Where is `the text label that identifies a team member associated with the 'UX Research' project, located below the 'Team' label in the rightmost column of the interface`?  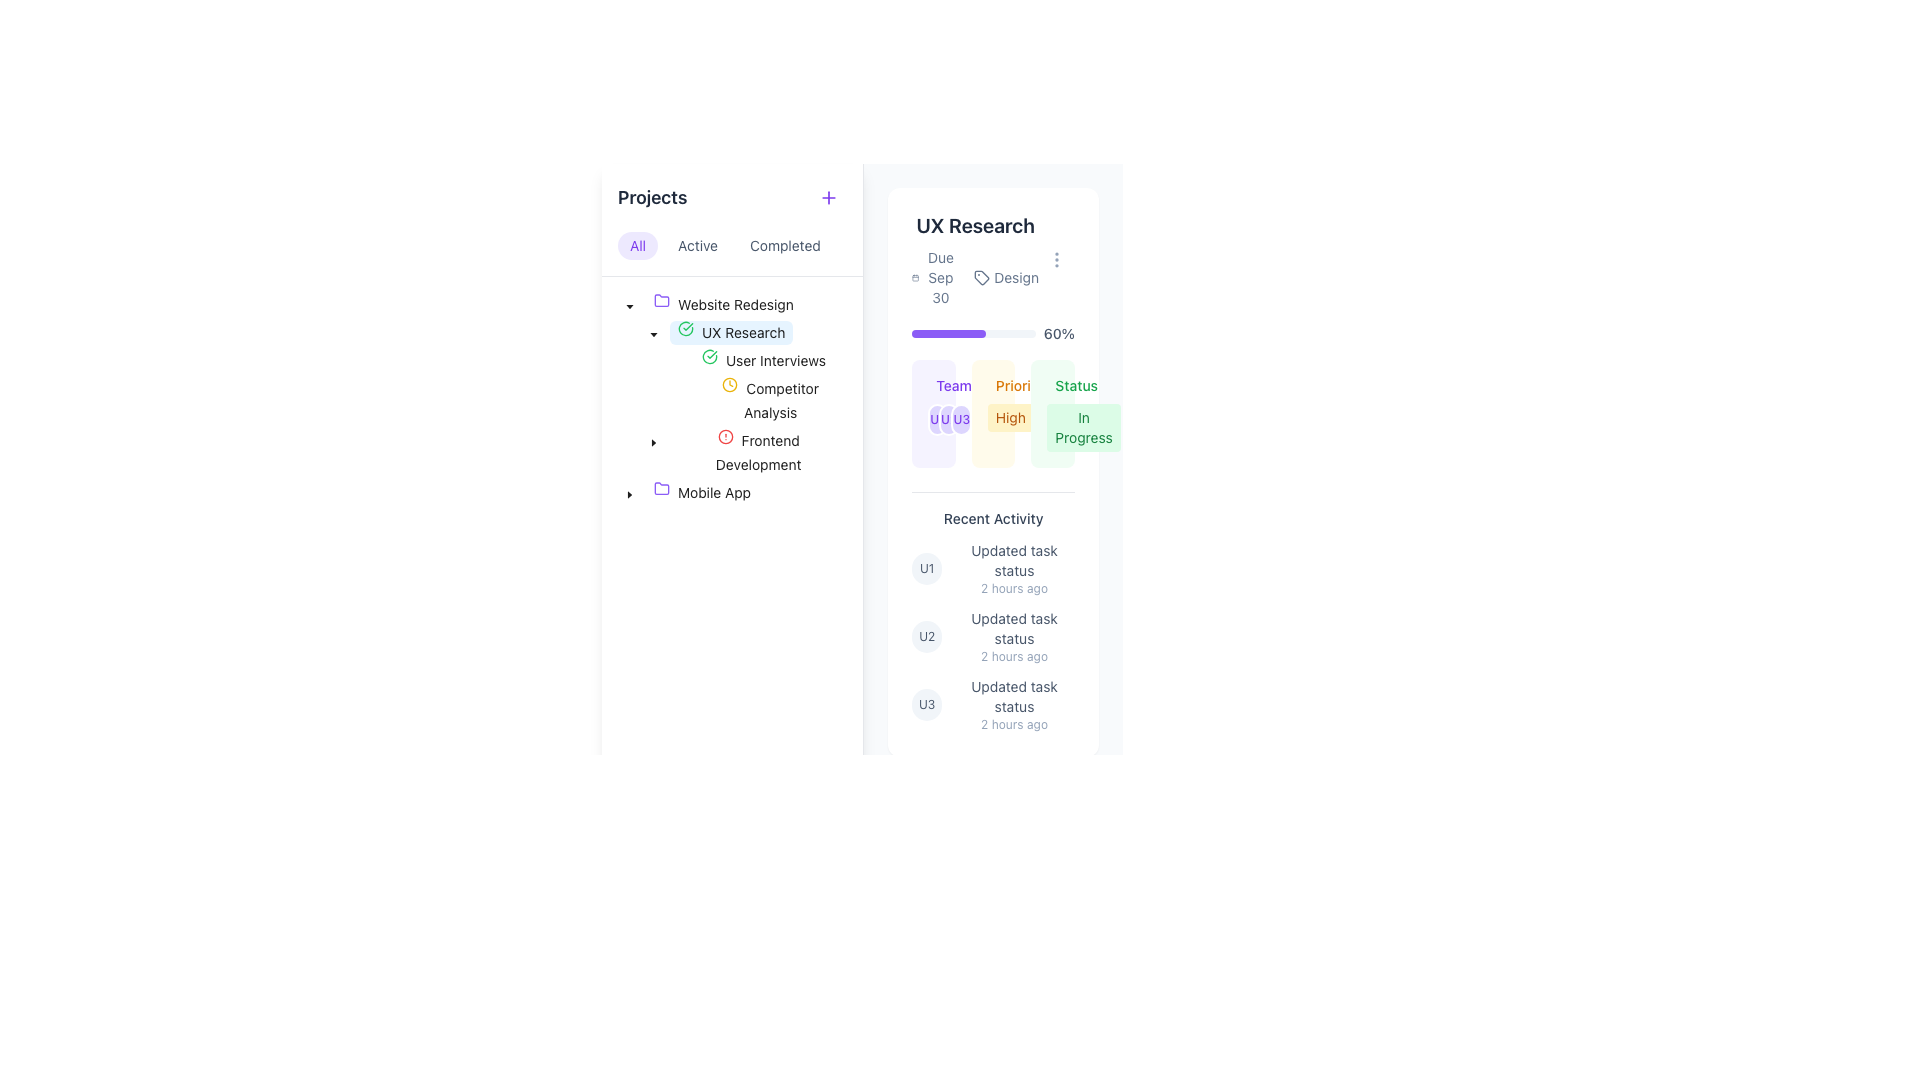 the text label that identifies a team member associated with the 'UX Research' project, located below the 'Team' label in the rightmost column of the interface is located at coordinates (948, 419).